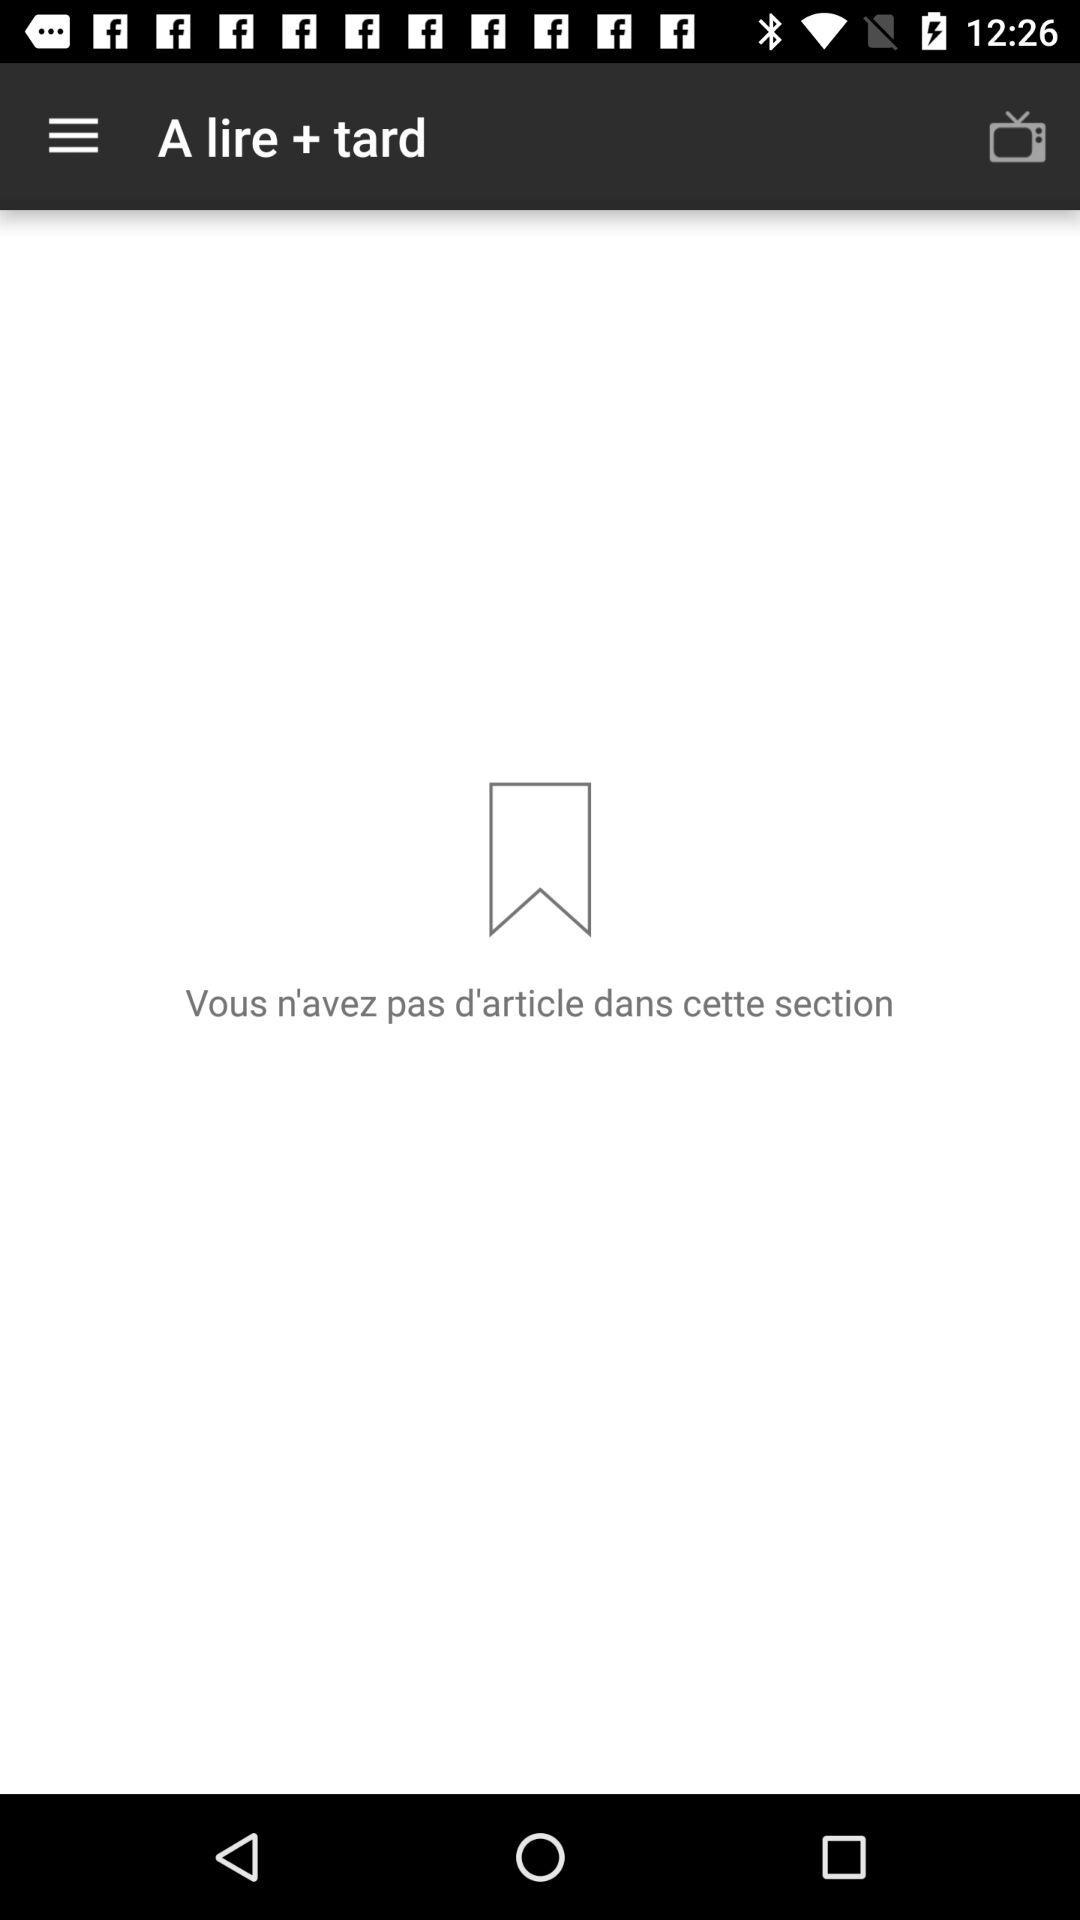 This screenshot has width=1080, height=1920. What do you see at coordinates (1017, 135) in the screenshot?
I see `the item next to the a lire + tard item` at bounding box center [1017, 135].